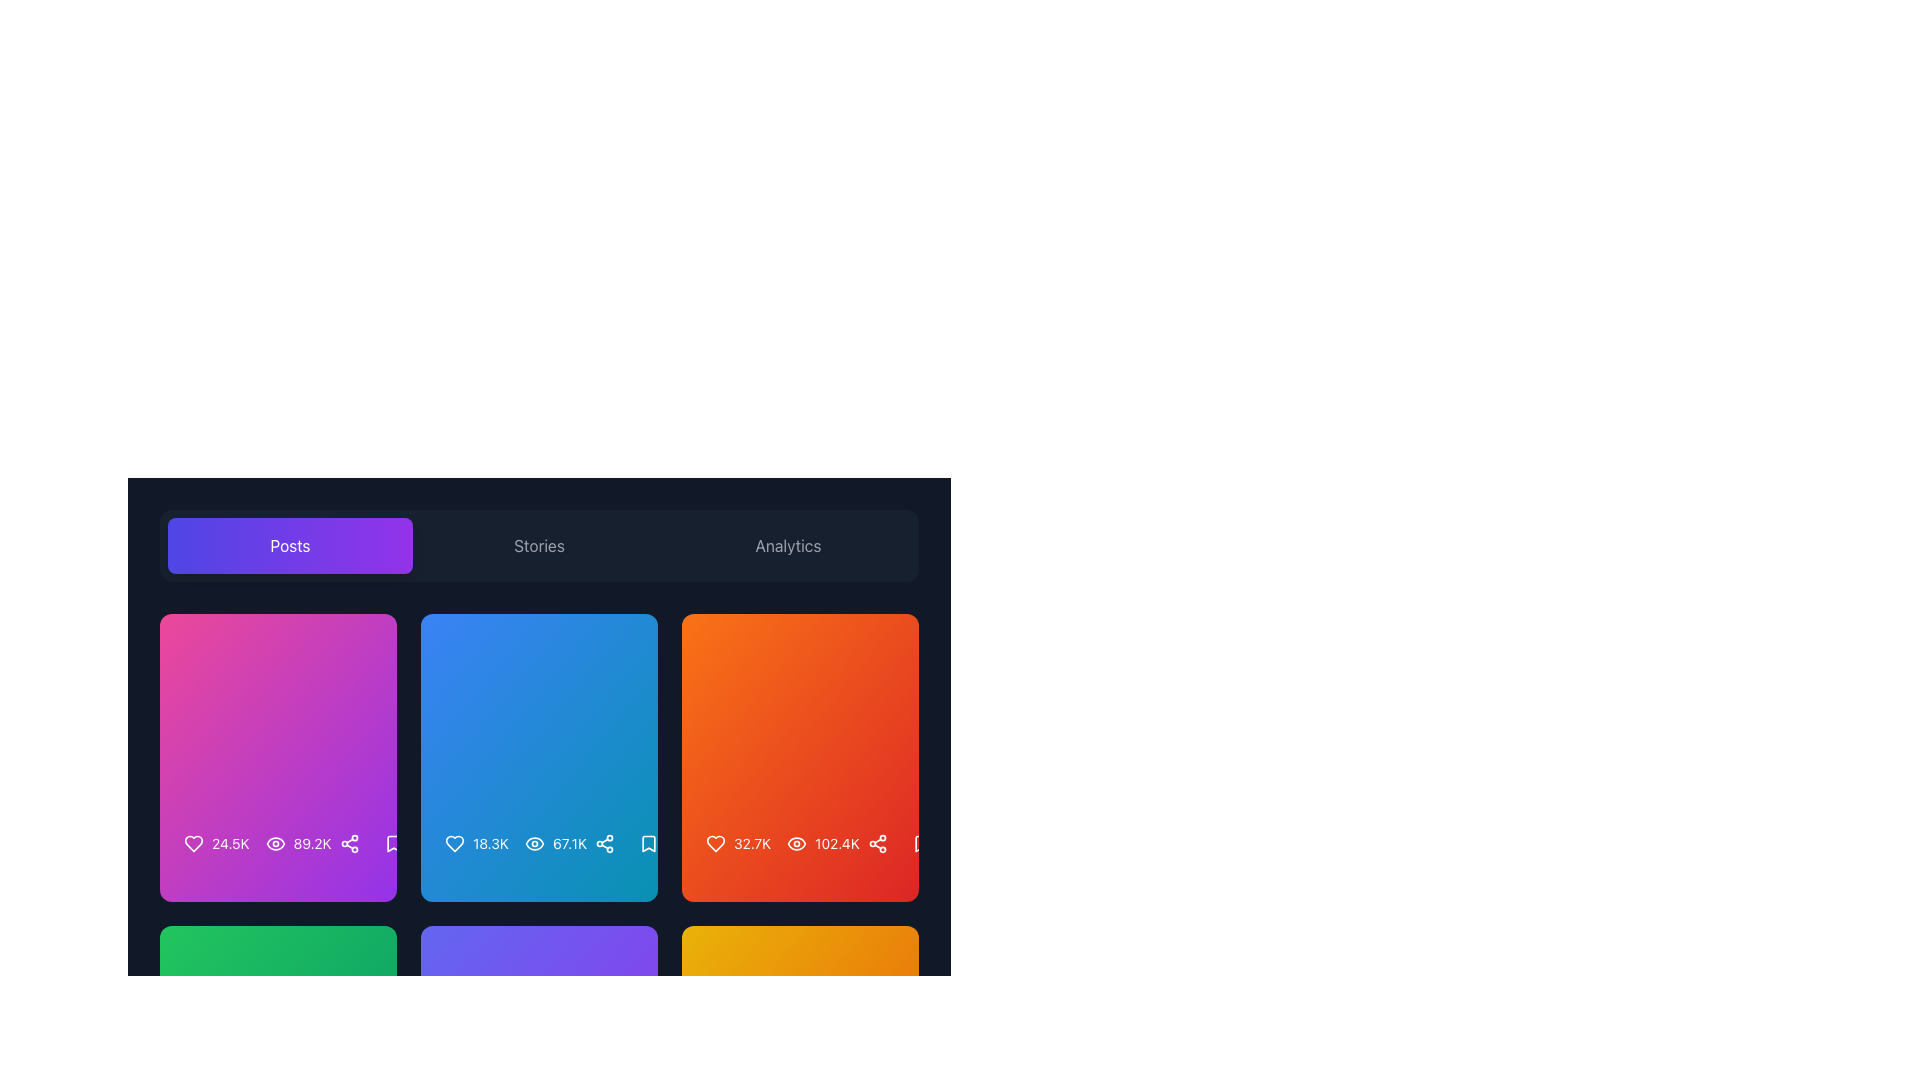 This screenshot has height=1080, width=1920. Describe the element at coordinates (289, 546) in the screenshot. I see `the 'Posts' button, which is a rectangular button with rounded corners, featuring a gradient background from indigo to purple and bold white text` at that location.